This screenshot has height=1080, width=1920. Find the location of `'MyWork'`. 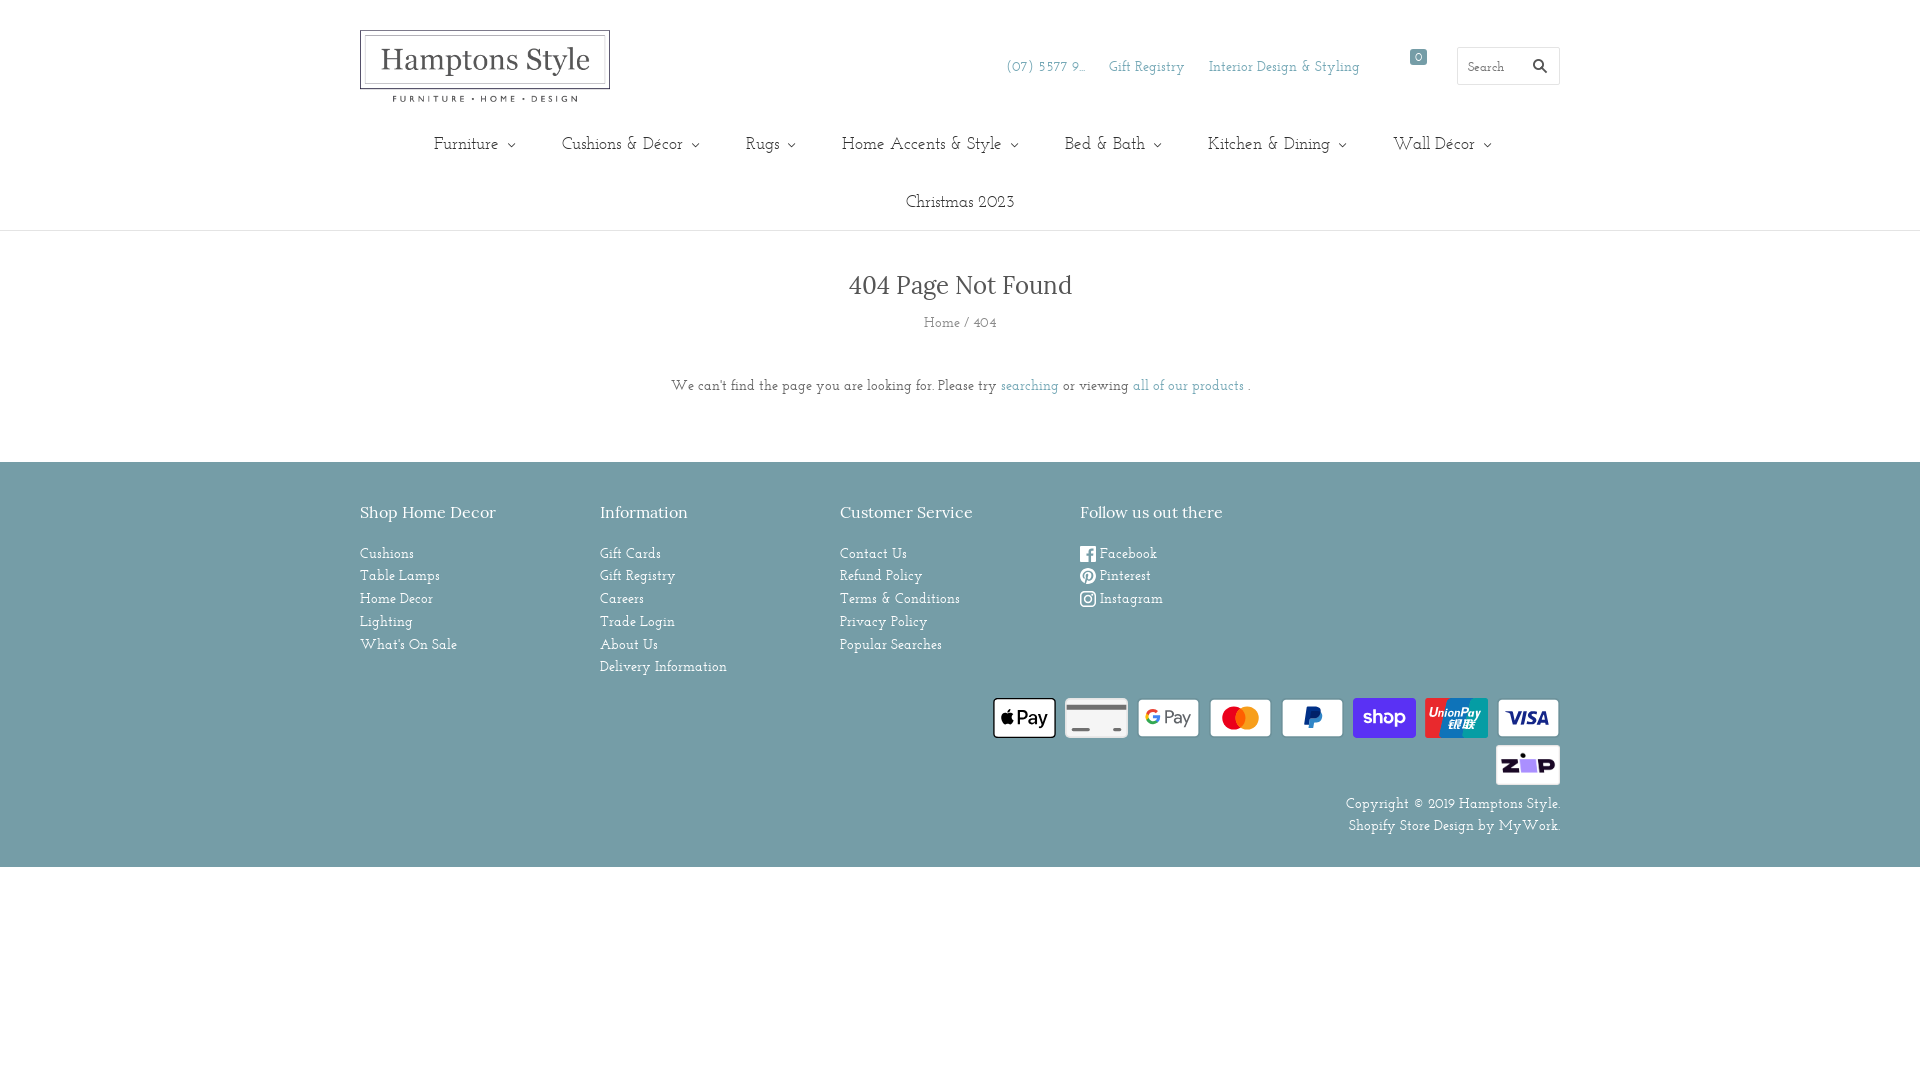

'MyWork' is located at coordinates (1527, 825).